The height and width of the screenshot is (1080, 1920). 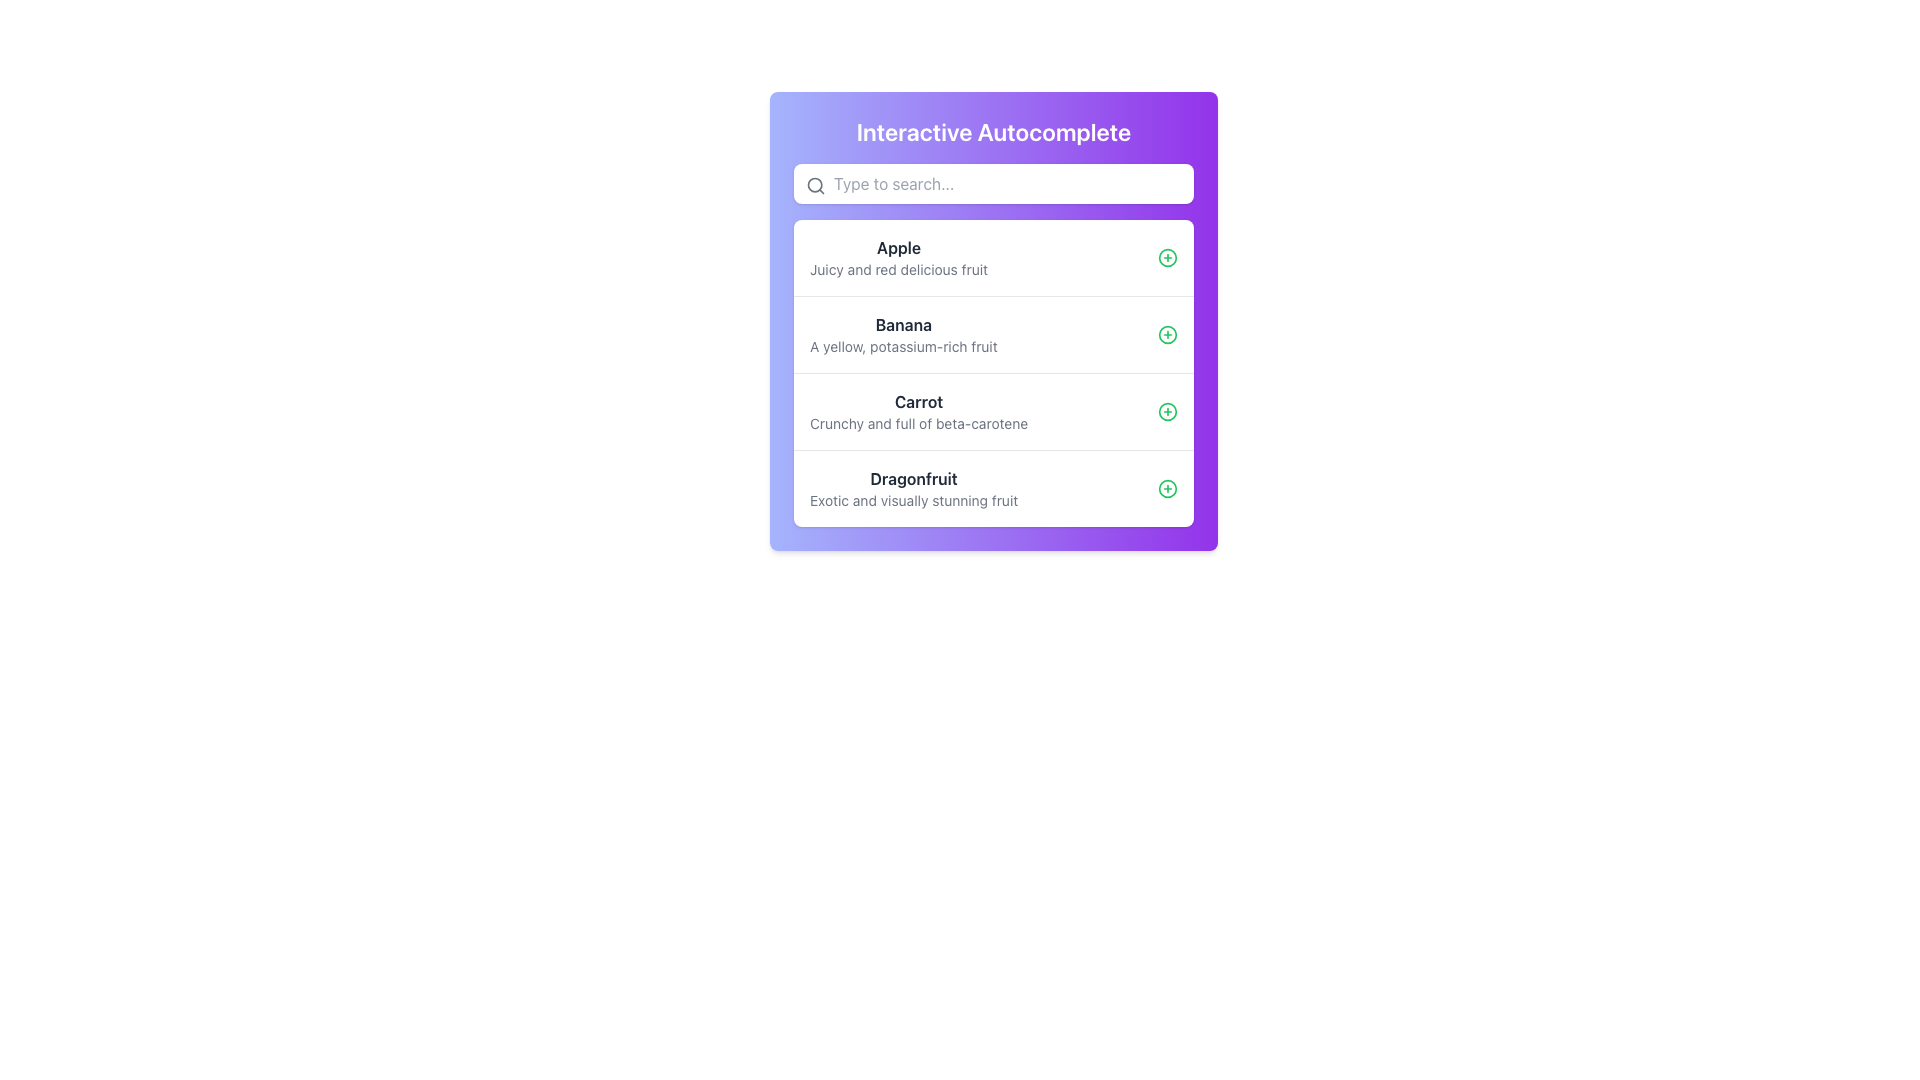 What do you see at coordinates (1167, 334) in the screenshot?
I see `the interactive button for the item 'Banana'` at bounding box center [1167, 334].